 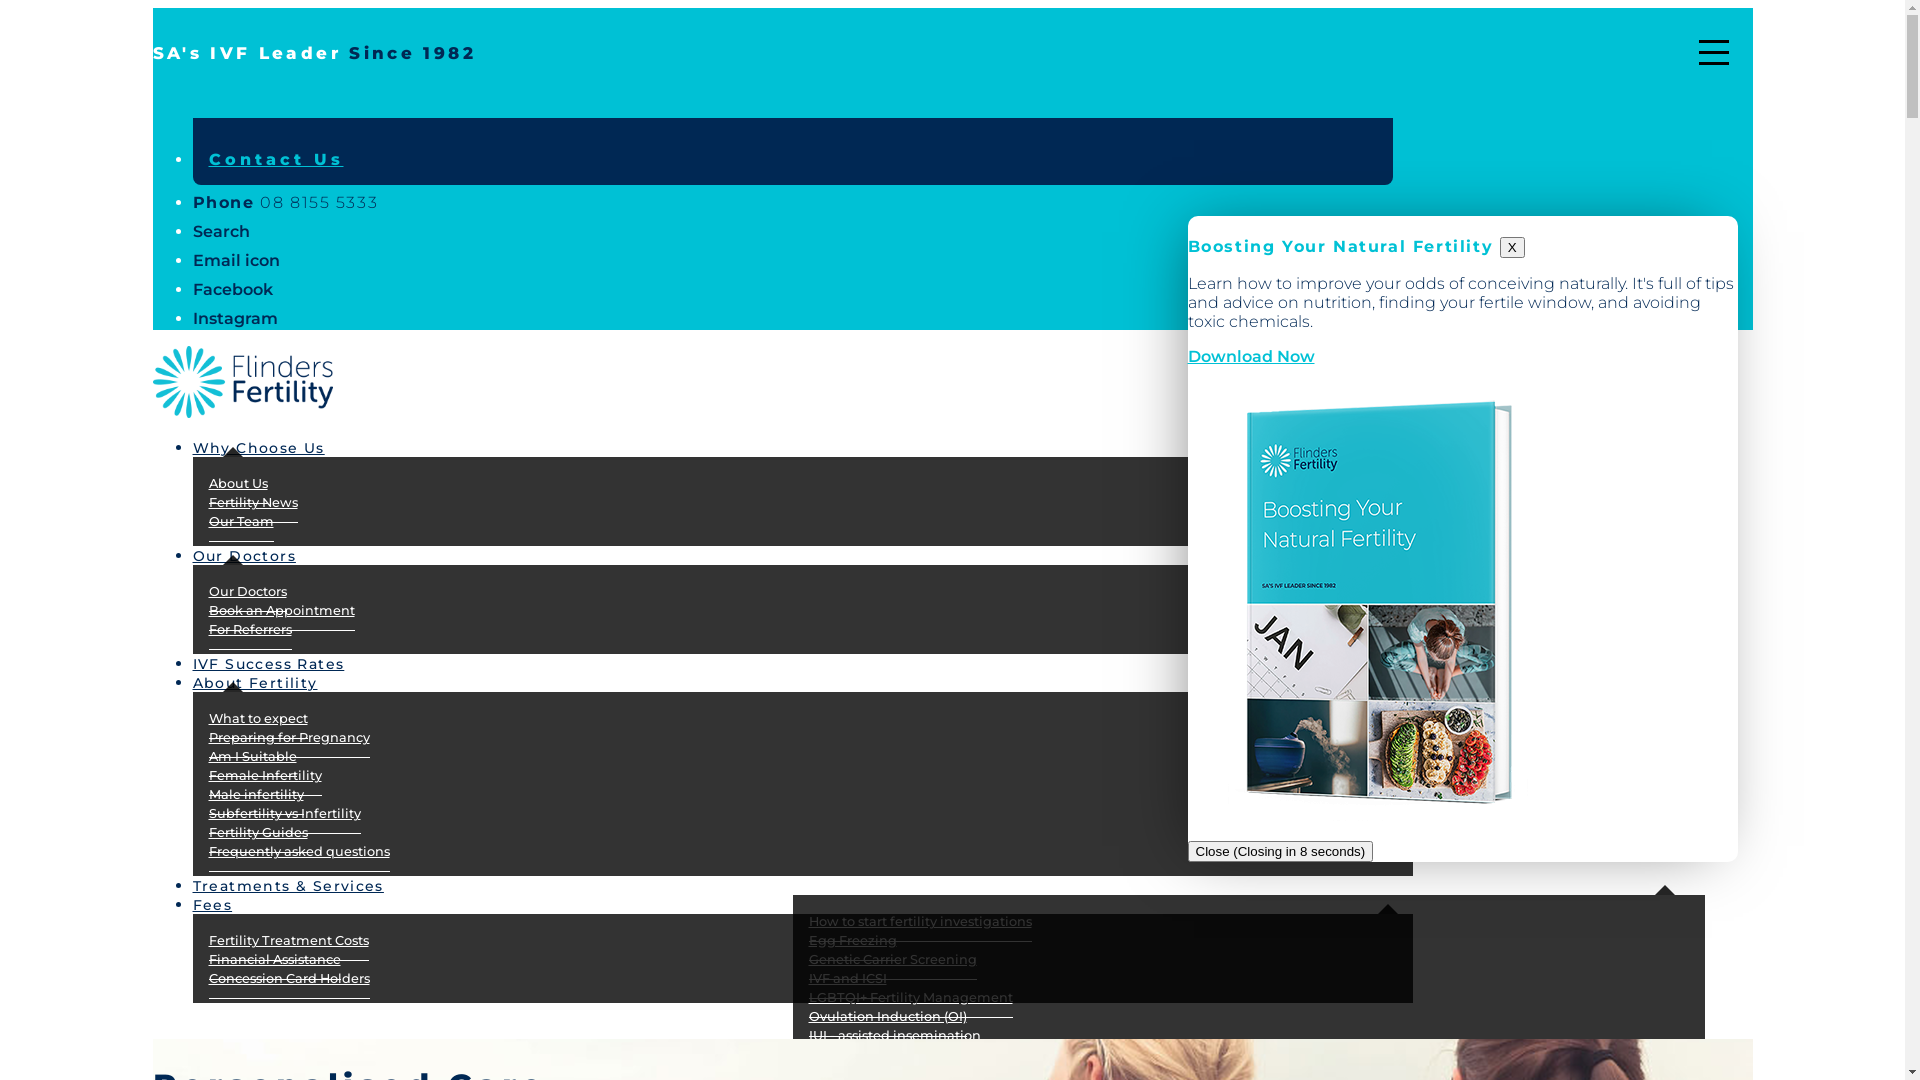 What do you see at coordinates (234, 317) in the screenshot?
I see `'Instagram'` at bounding box center [234, 317].